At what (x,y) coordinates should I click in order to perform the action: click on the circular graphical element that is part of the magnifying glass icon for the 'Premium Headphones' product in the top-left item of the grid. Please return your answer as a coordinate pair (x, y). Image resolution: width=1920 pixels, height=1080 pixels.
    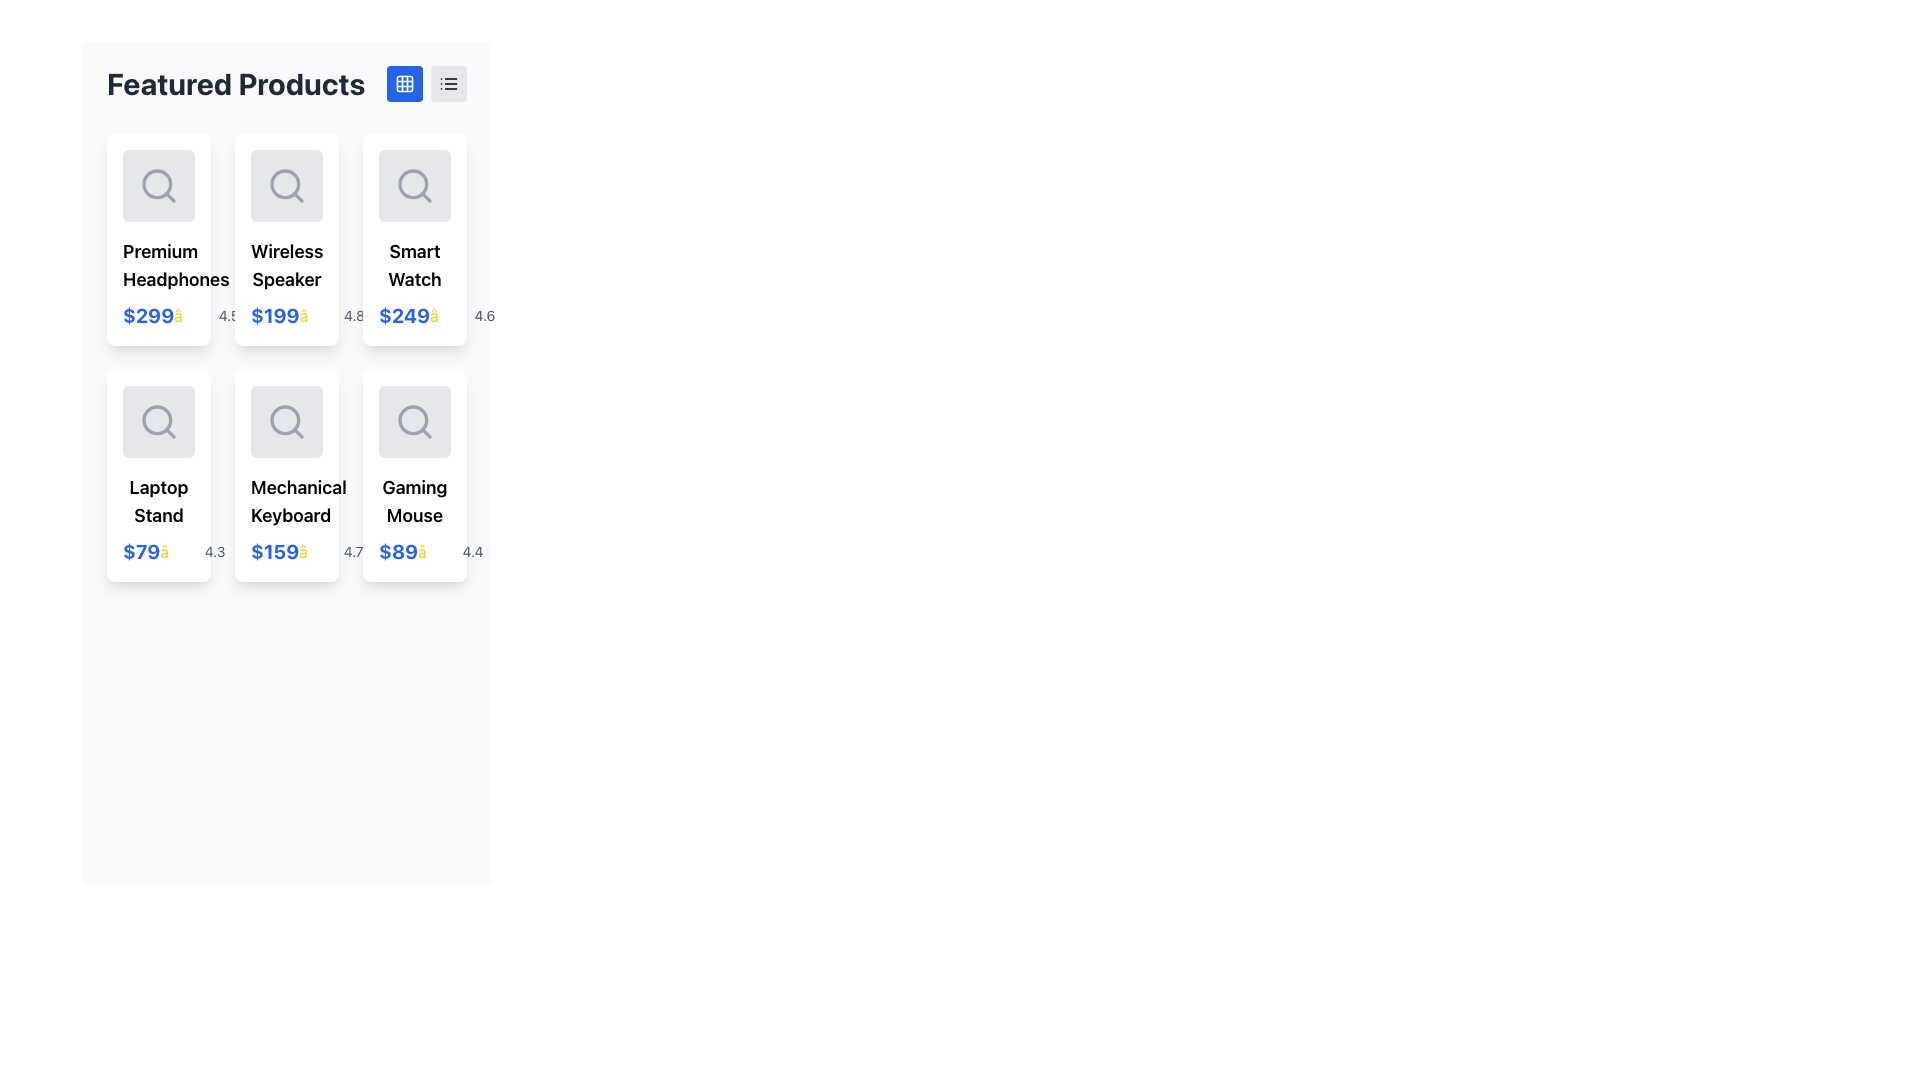
    Looking at the image, I should click on (156, 184).